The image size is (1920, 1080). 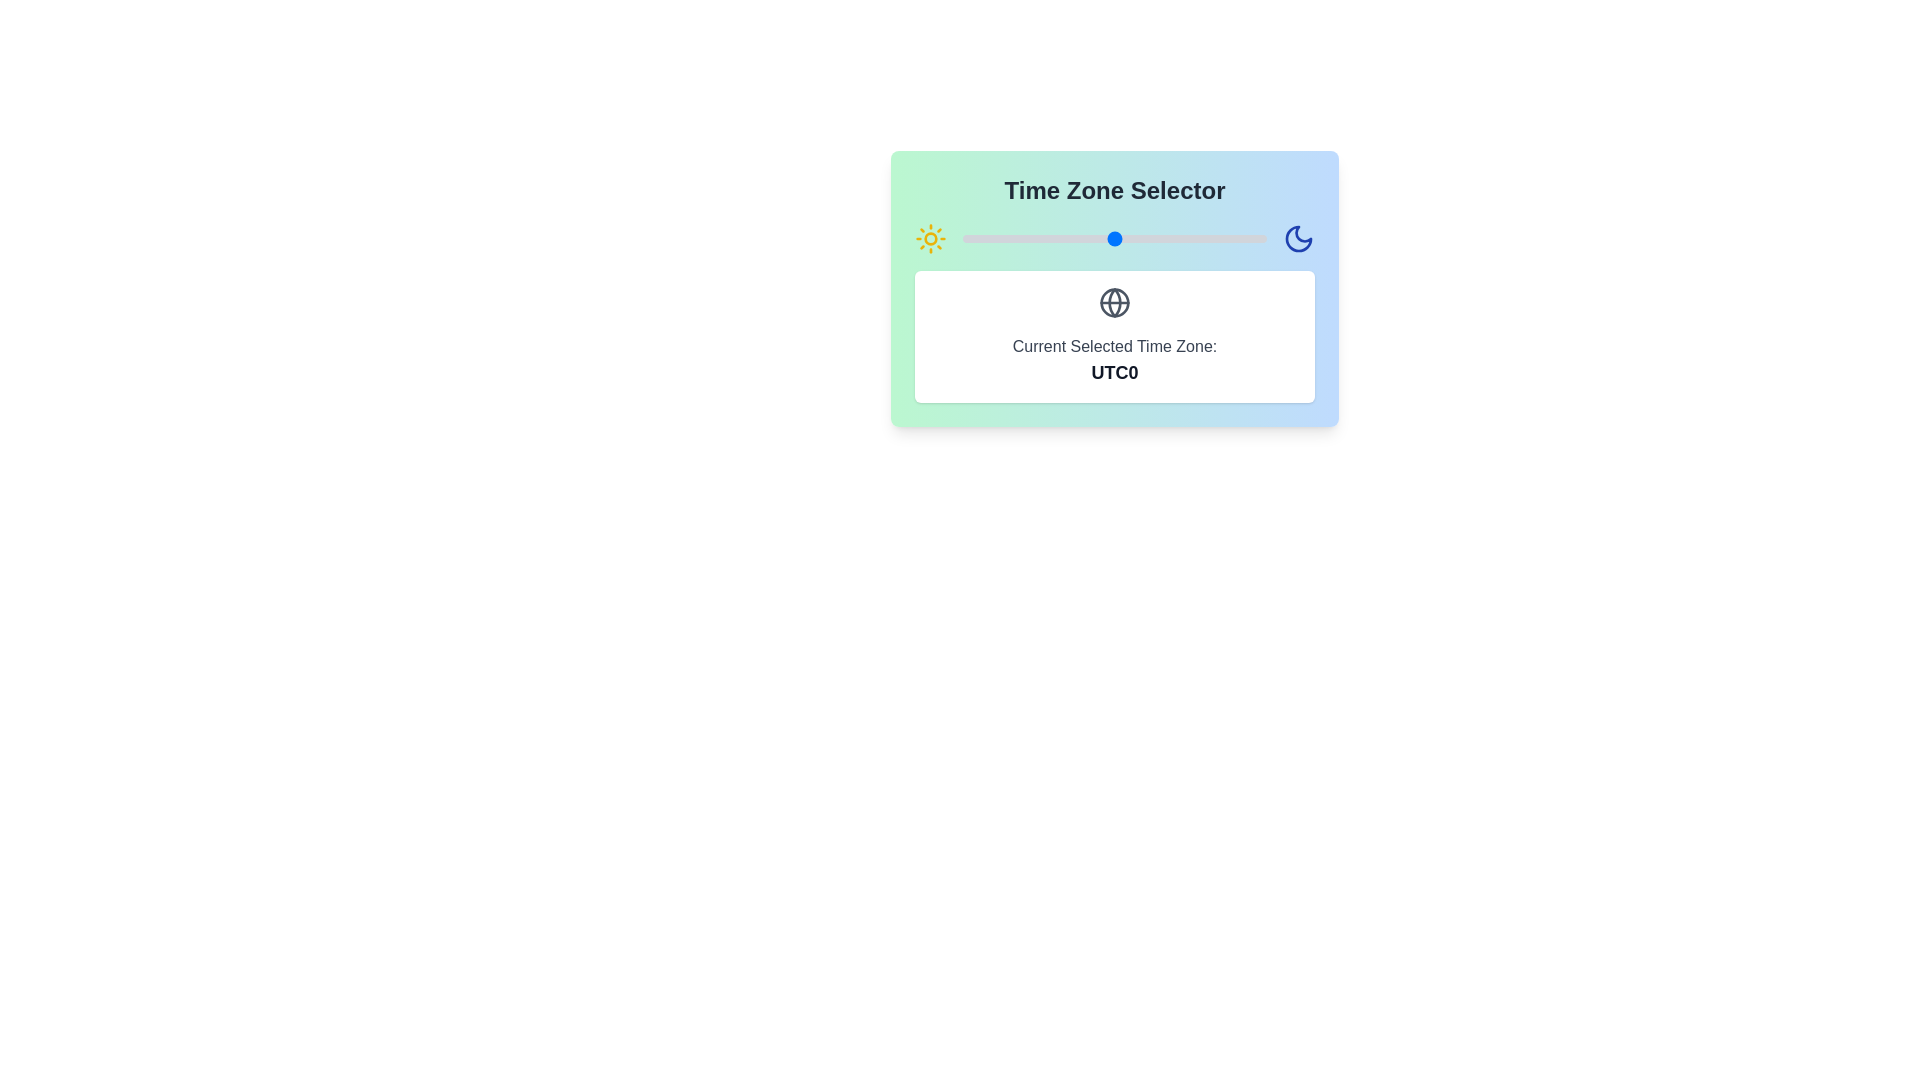 What do you see at coordinates (1236, 238) in the screenshot?
I see `the time zone offset` at bounding box center [1236, 238].